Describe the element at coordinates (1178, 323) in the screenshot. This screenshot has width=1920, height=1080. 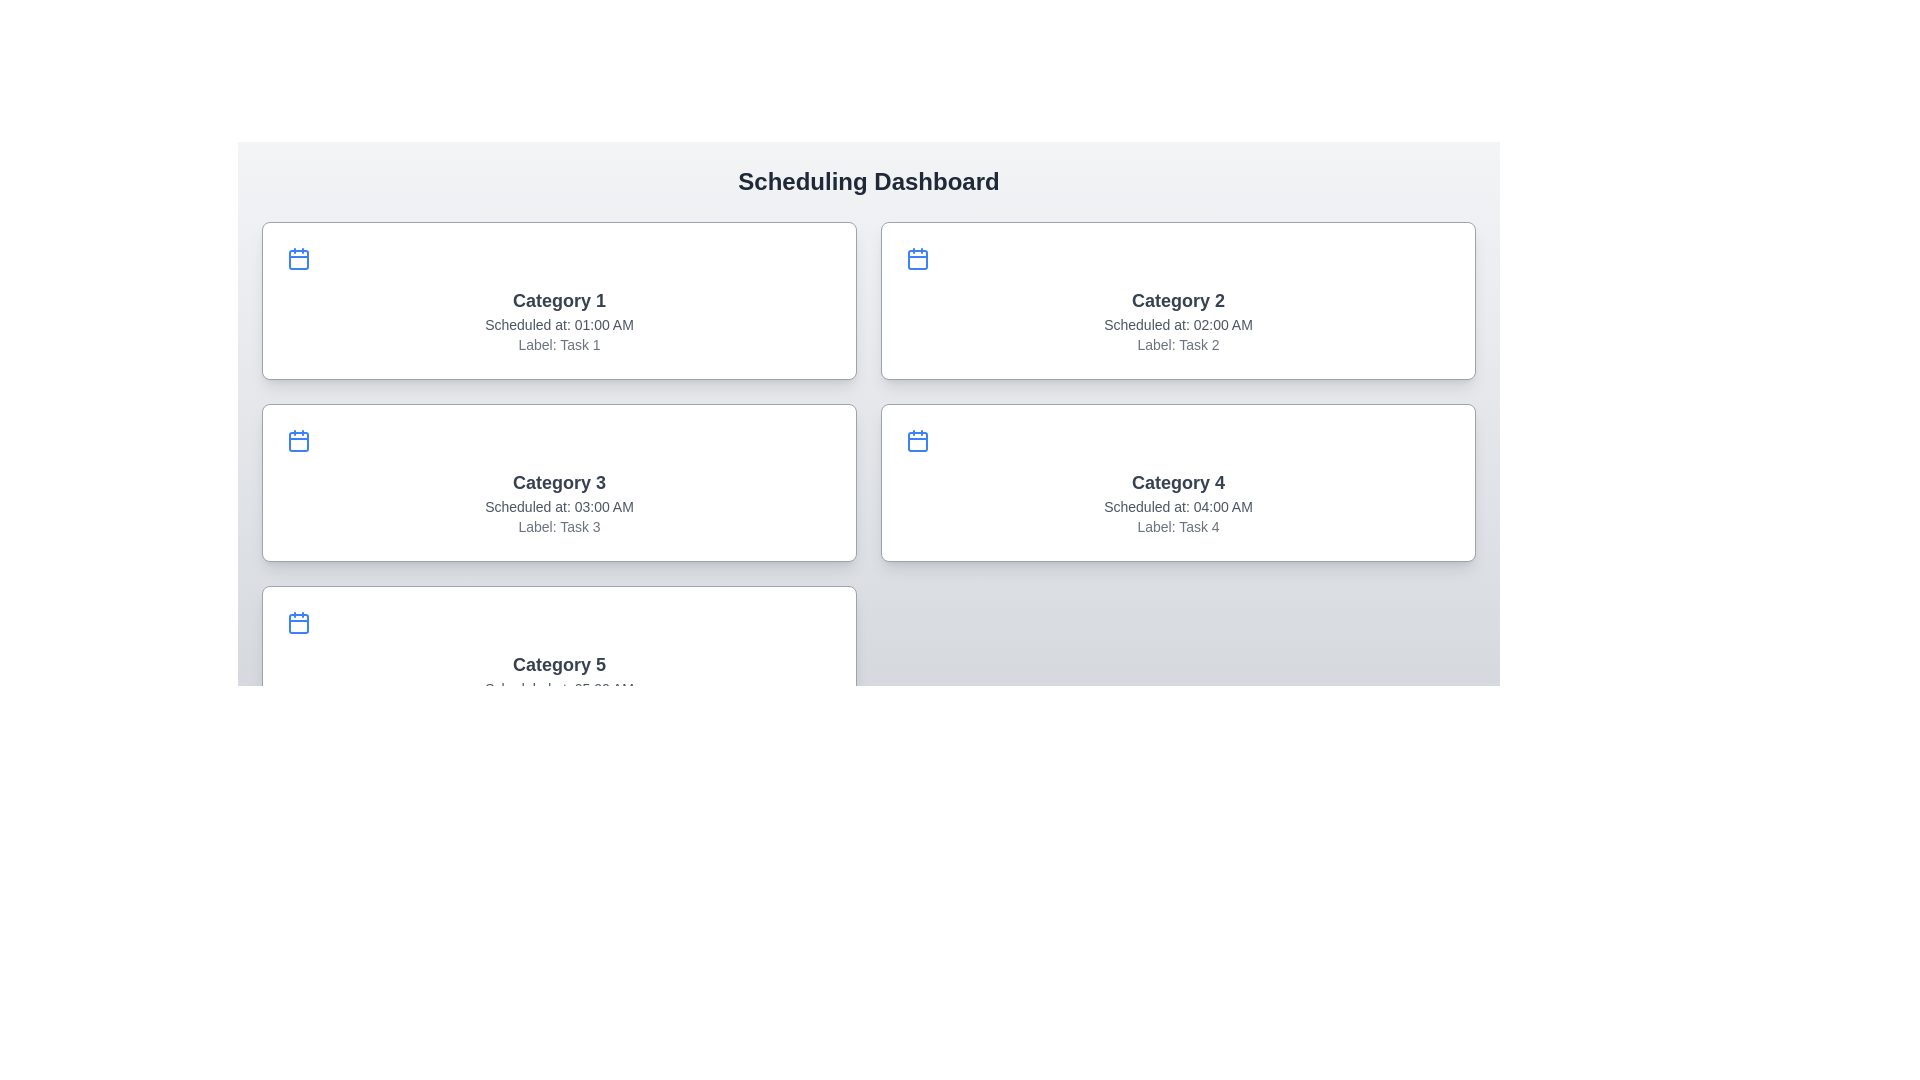
I see `text content of the label displaying 'Scheduled at: 02:00 AM', located below the 'Category 2' title and above the 'Label: Task 2' text within the bordered card` at that location.